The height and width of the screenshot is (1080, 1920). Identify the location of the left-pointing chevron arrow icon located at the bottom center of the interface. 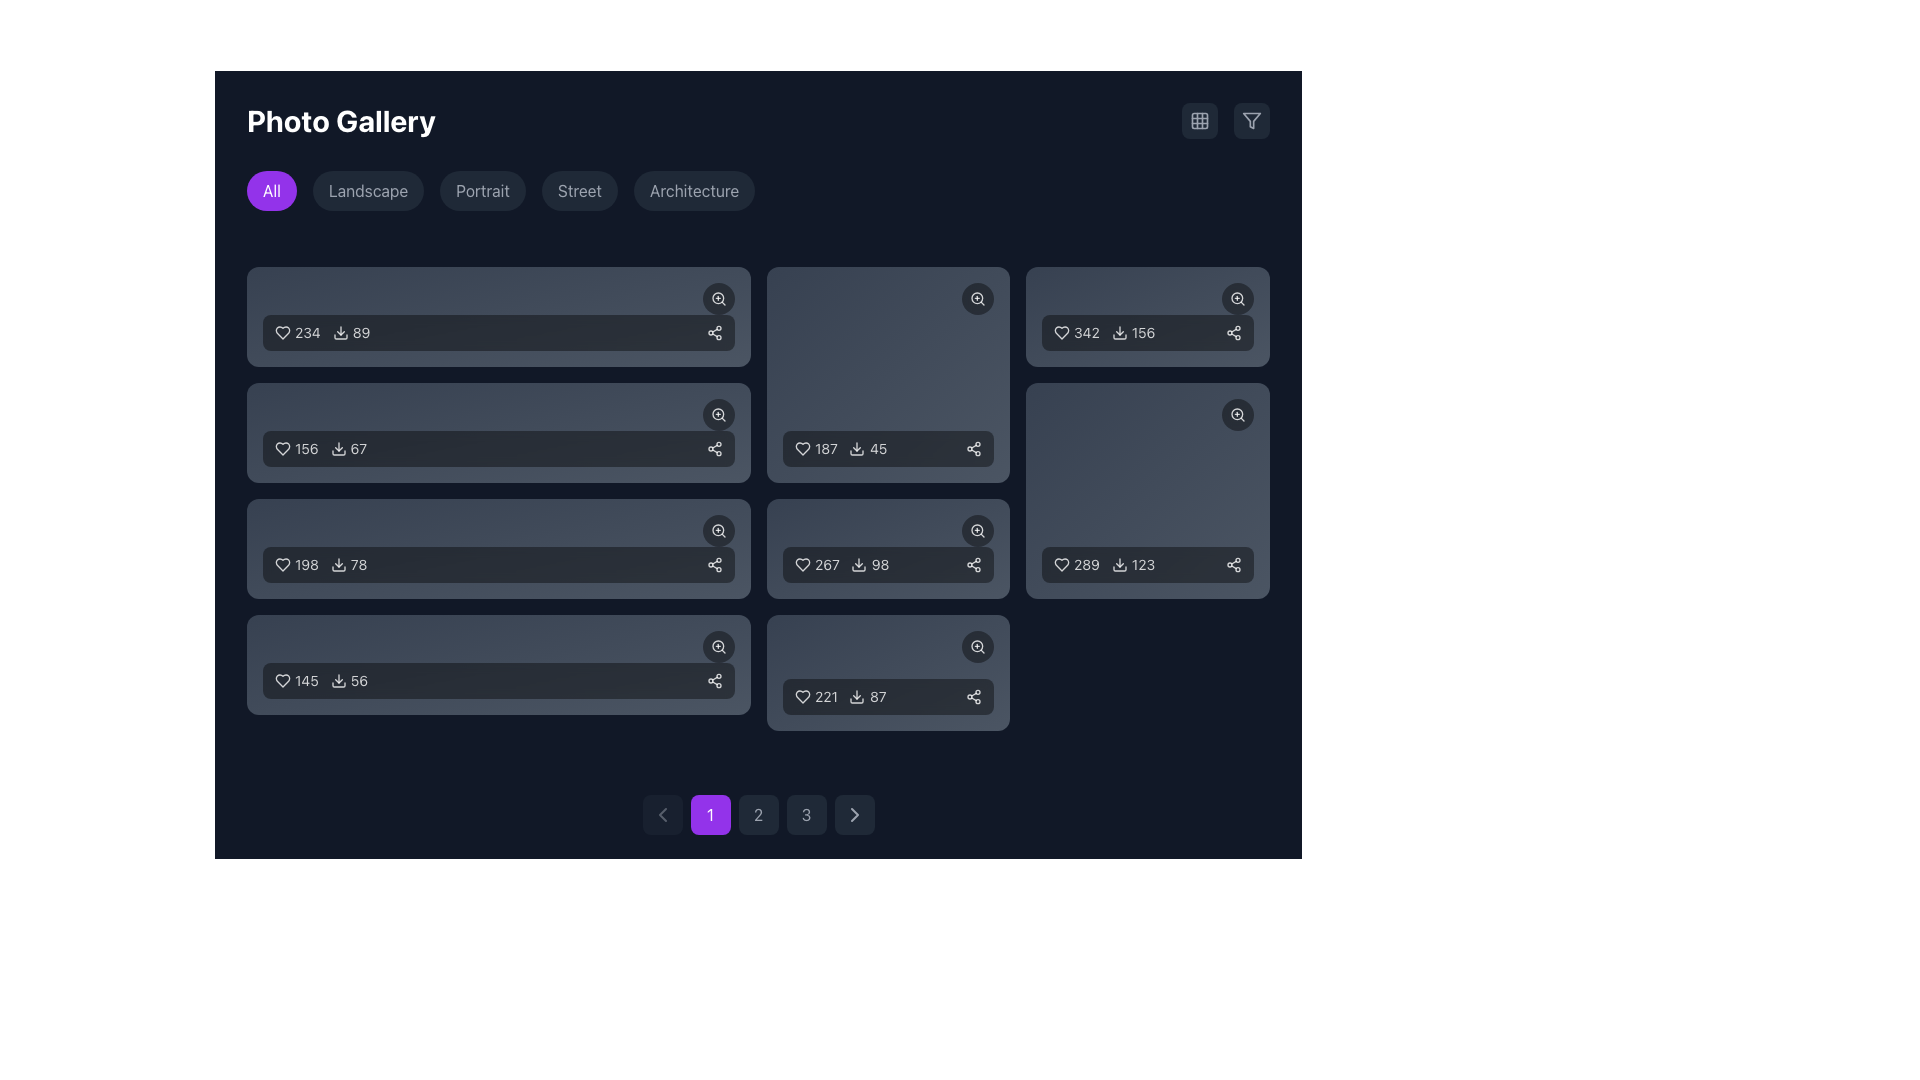
(662, 814).